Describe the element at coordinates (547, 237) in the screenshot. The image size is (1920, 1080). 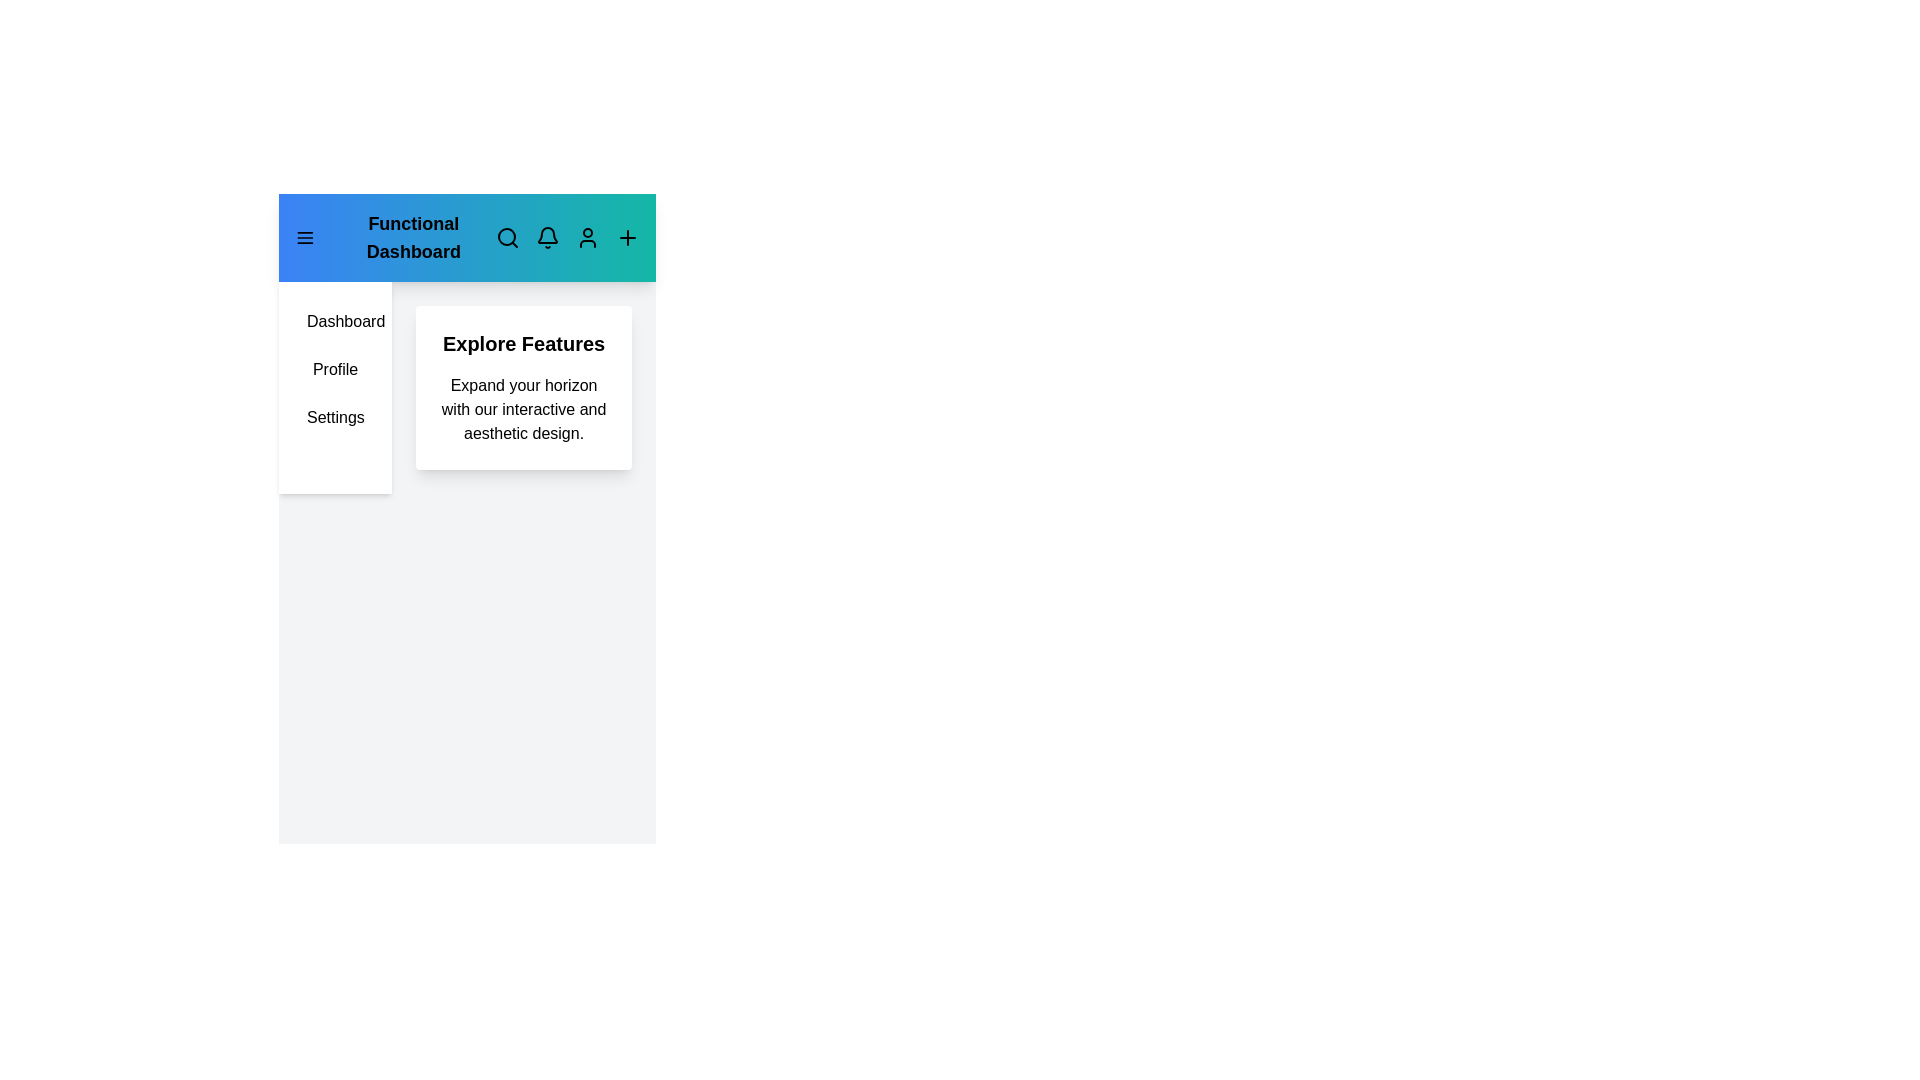
I see `the bell icon to view notifications` at that location.